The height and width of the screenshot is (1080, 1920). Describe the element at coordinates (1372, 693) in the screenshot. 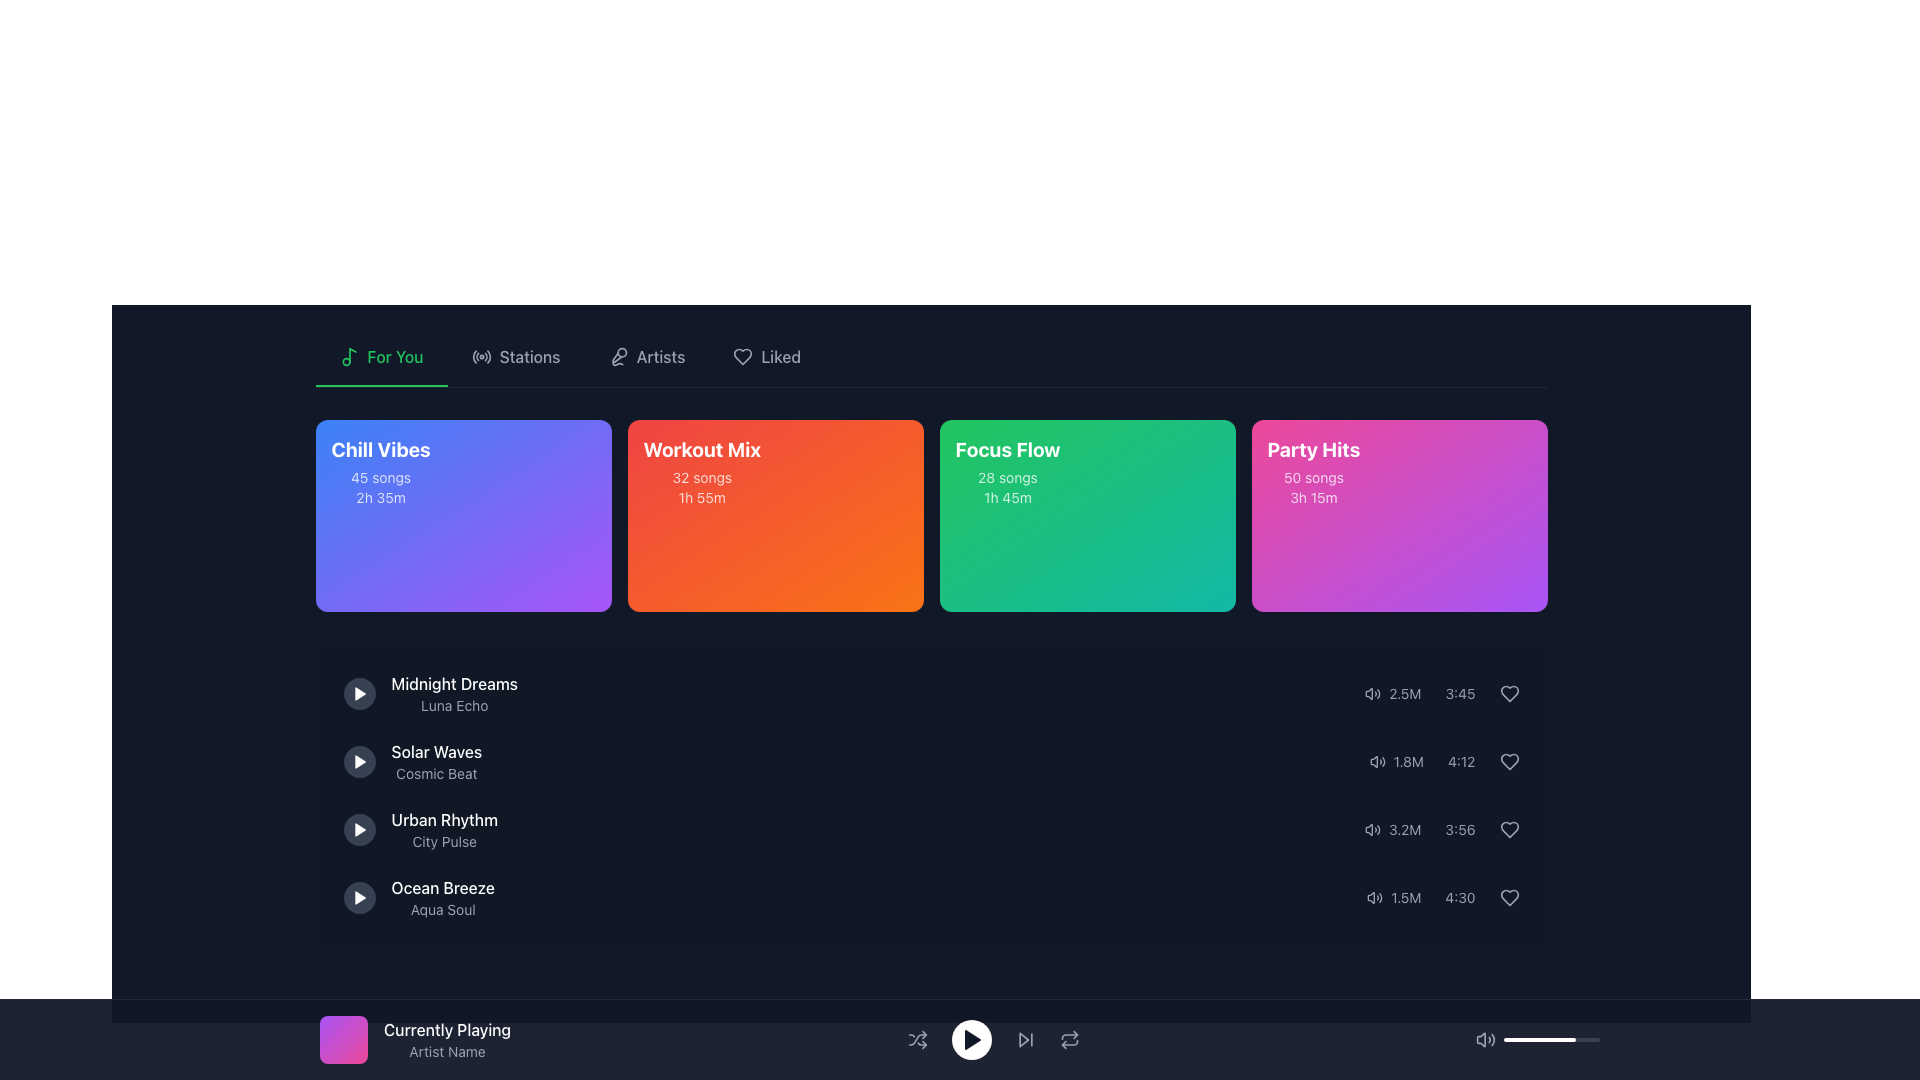

I see `the audio indicator icon located to the left of the text '2.5M'` at that location.